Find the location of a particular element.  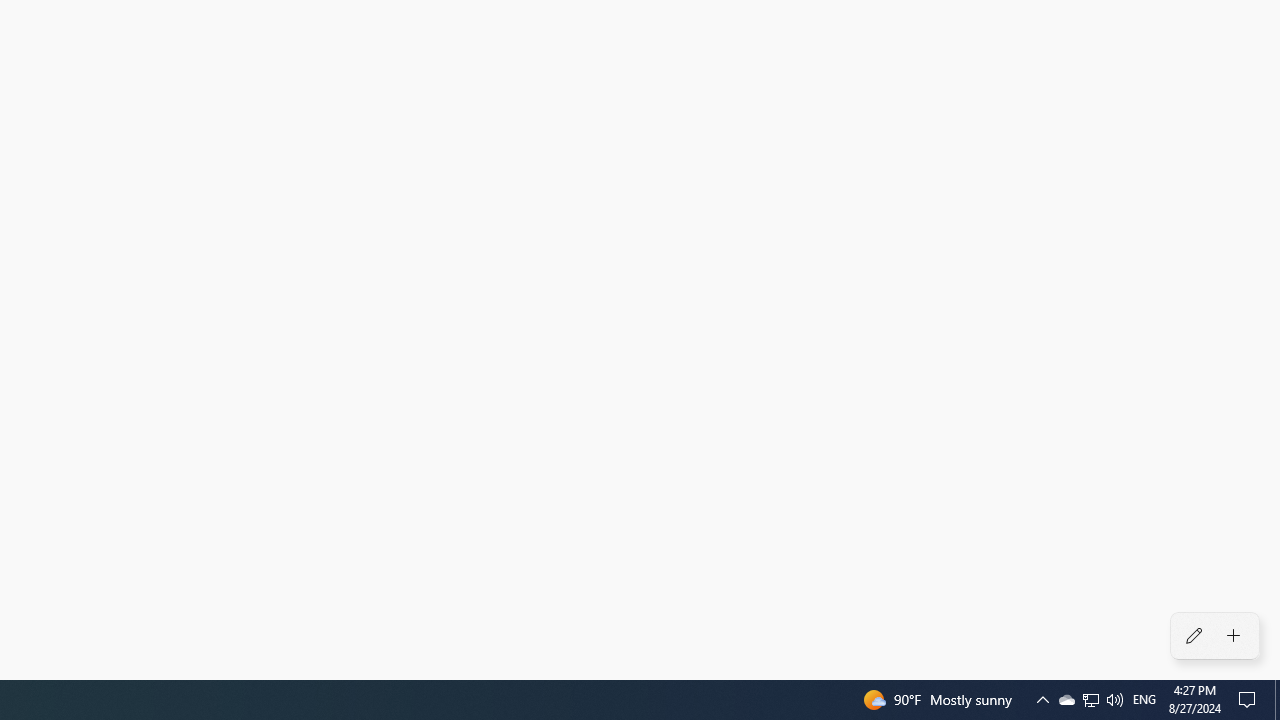

'Add new timer' is located at coordinates (1232, 636).